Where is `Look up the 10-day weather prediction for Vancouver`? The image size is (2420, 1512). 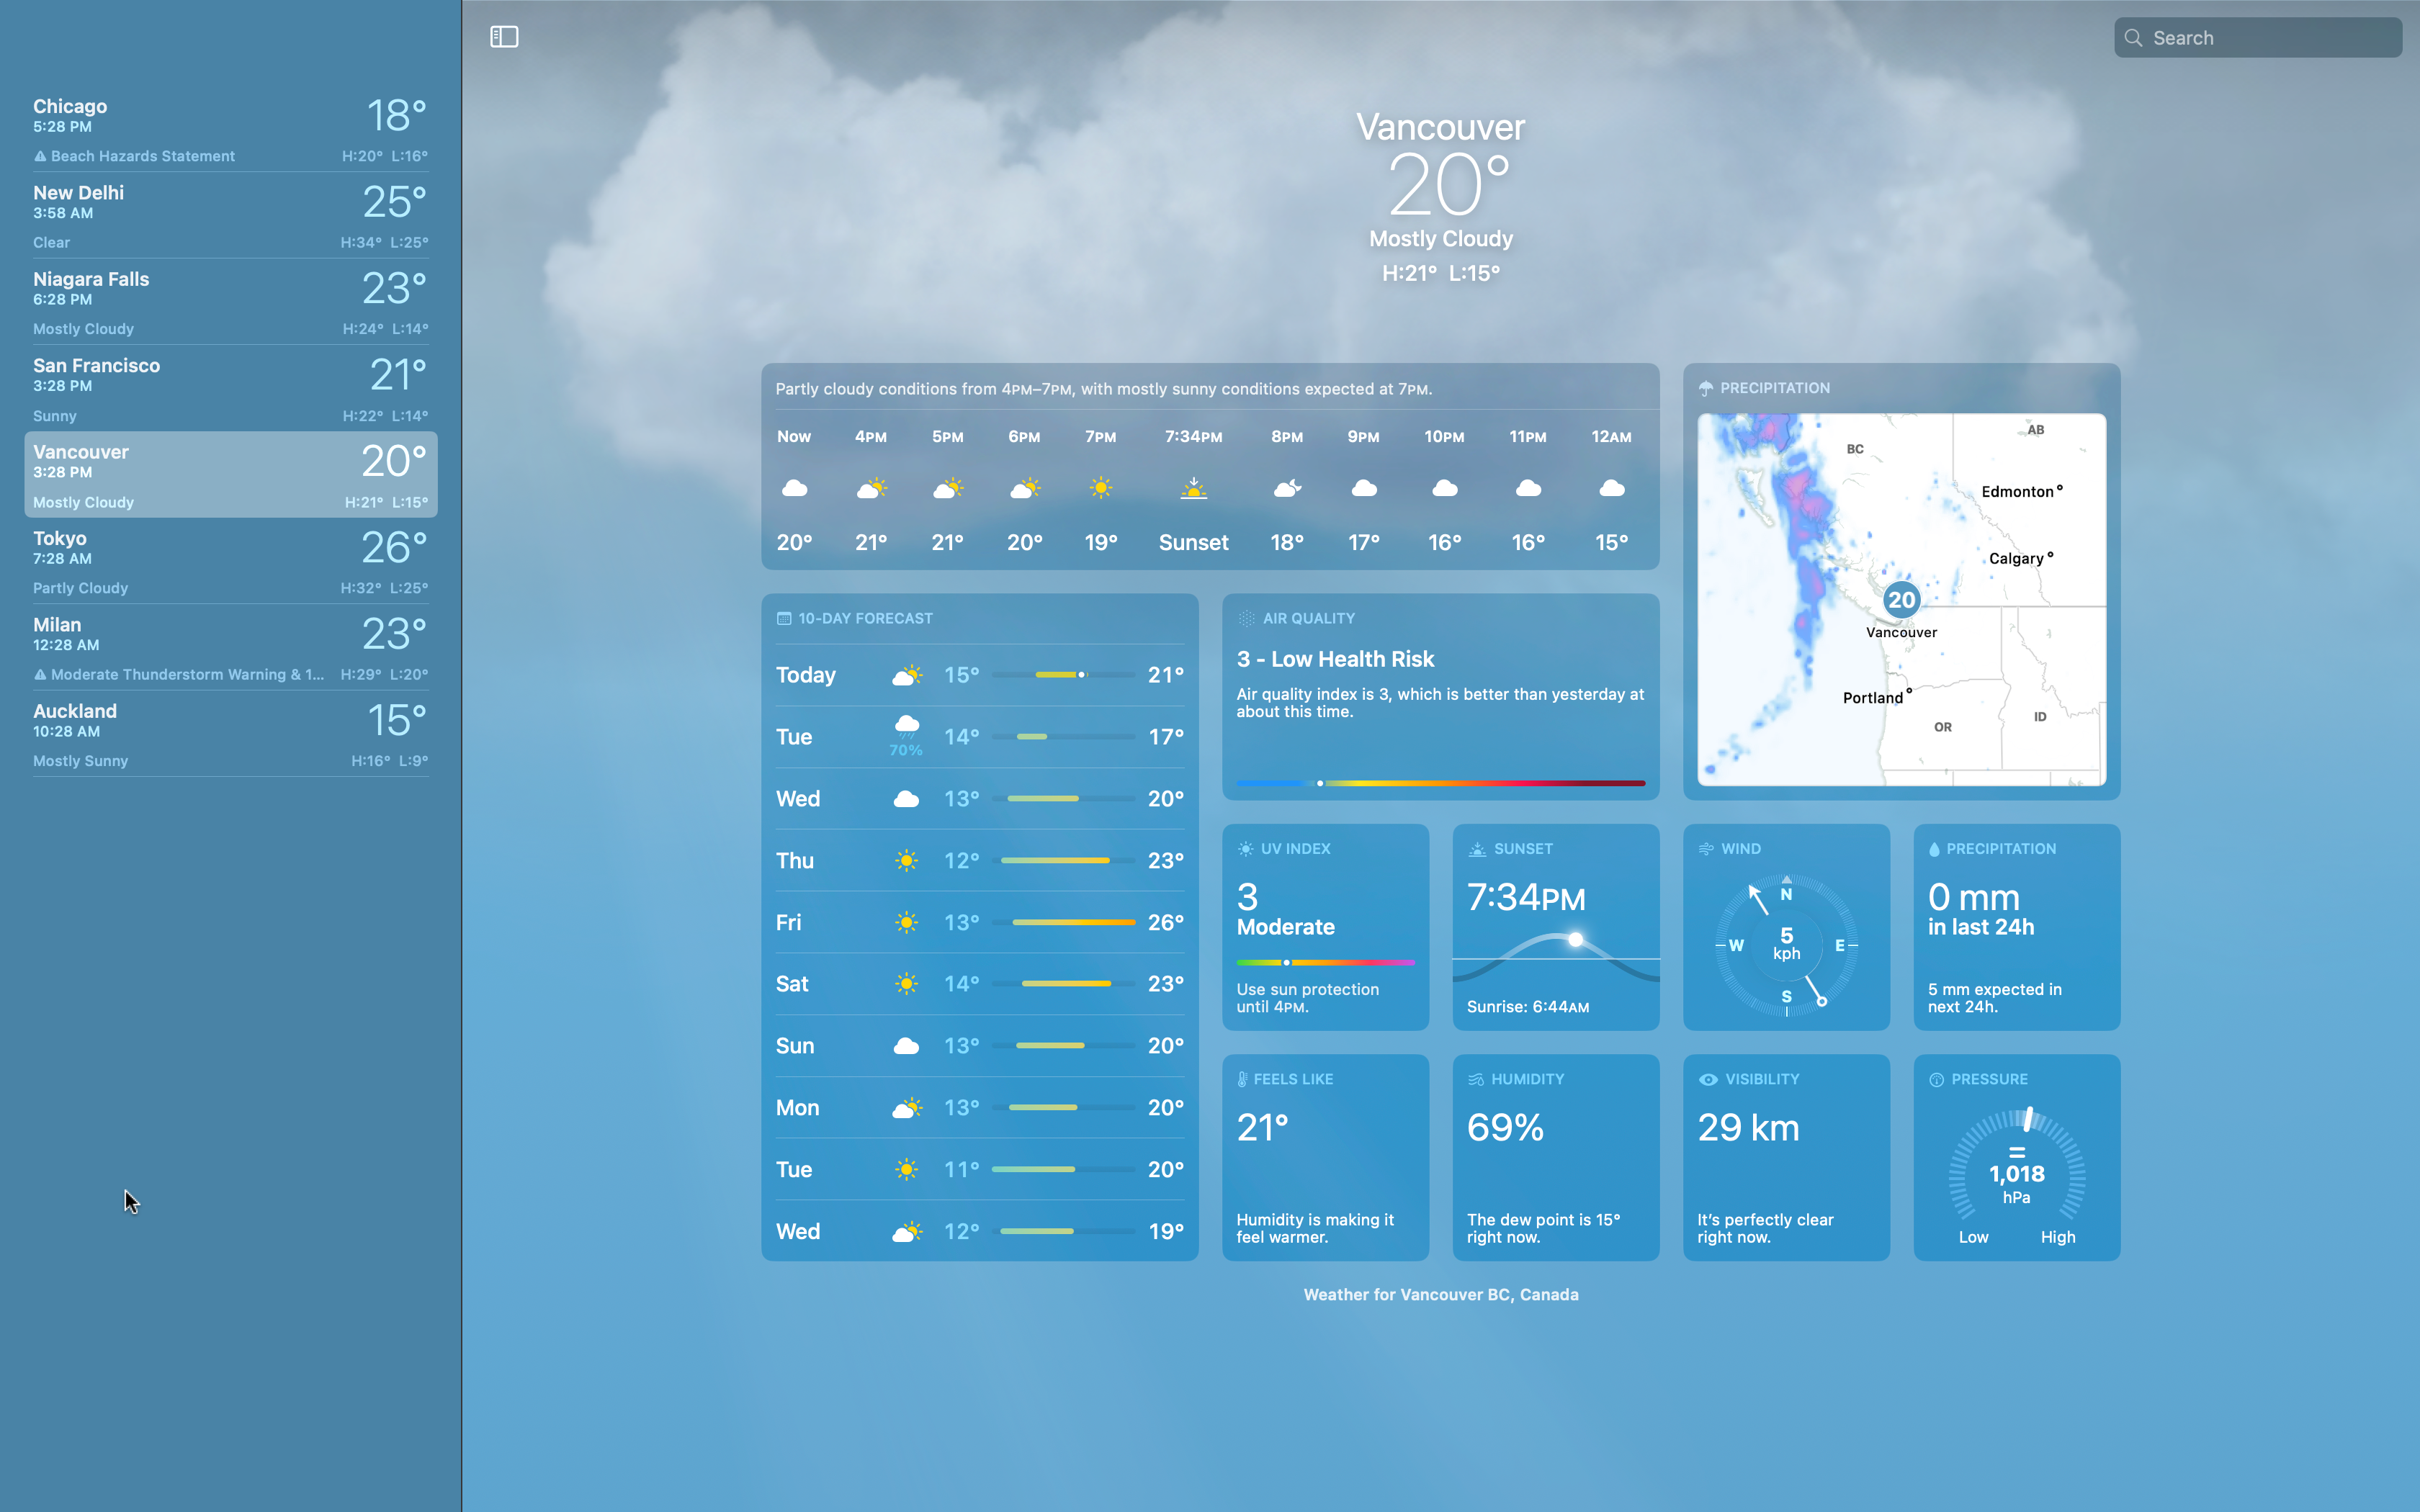 Look up the 10-day weather prediction for Vancouver is located at coordinates (979, 926).